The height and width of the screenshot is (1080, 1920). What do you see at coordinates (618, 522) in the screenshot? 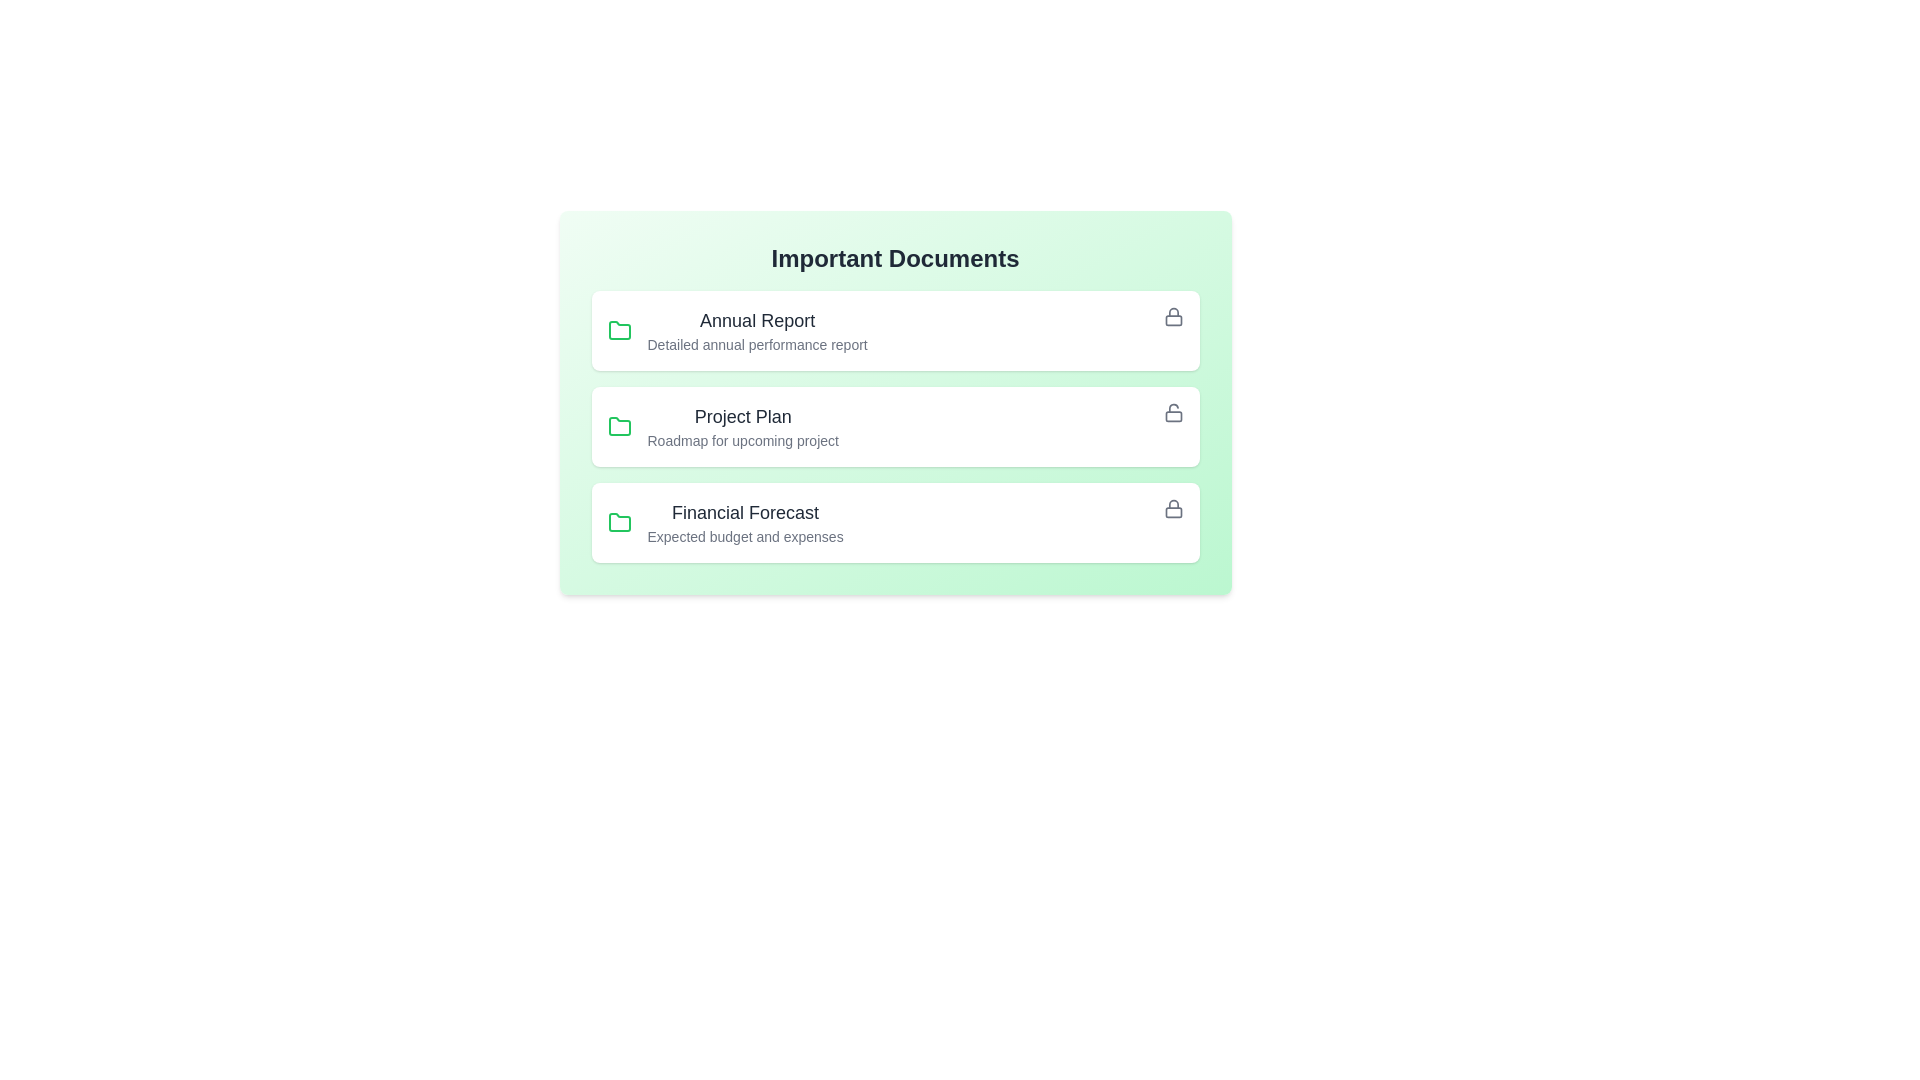
I see `the folder icon corresponding to the document titled Financial Forecast` at bounding box center [618, 522].